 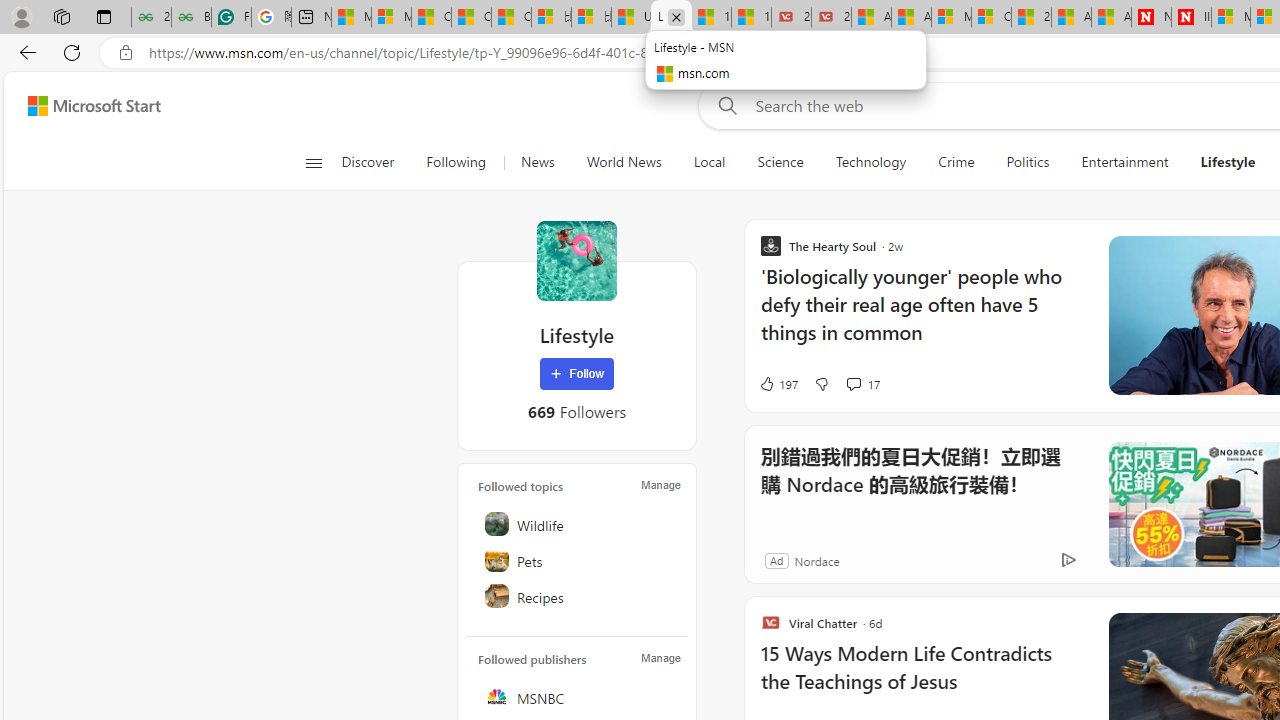 I want to click on '25 Basic Linux Commands For Beginners - GeeksforGeeks', so click(x=150, y=17).